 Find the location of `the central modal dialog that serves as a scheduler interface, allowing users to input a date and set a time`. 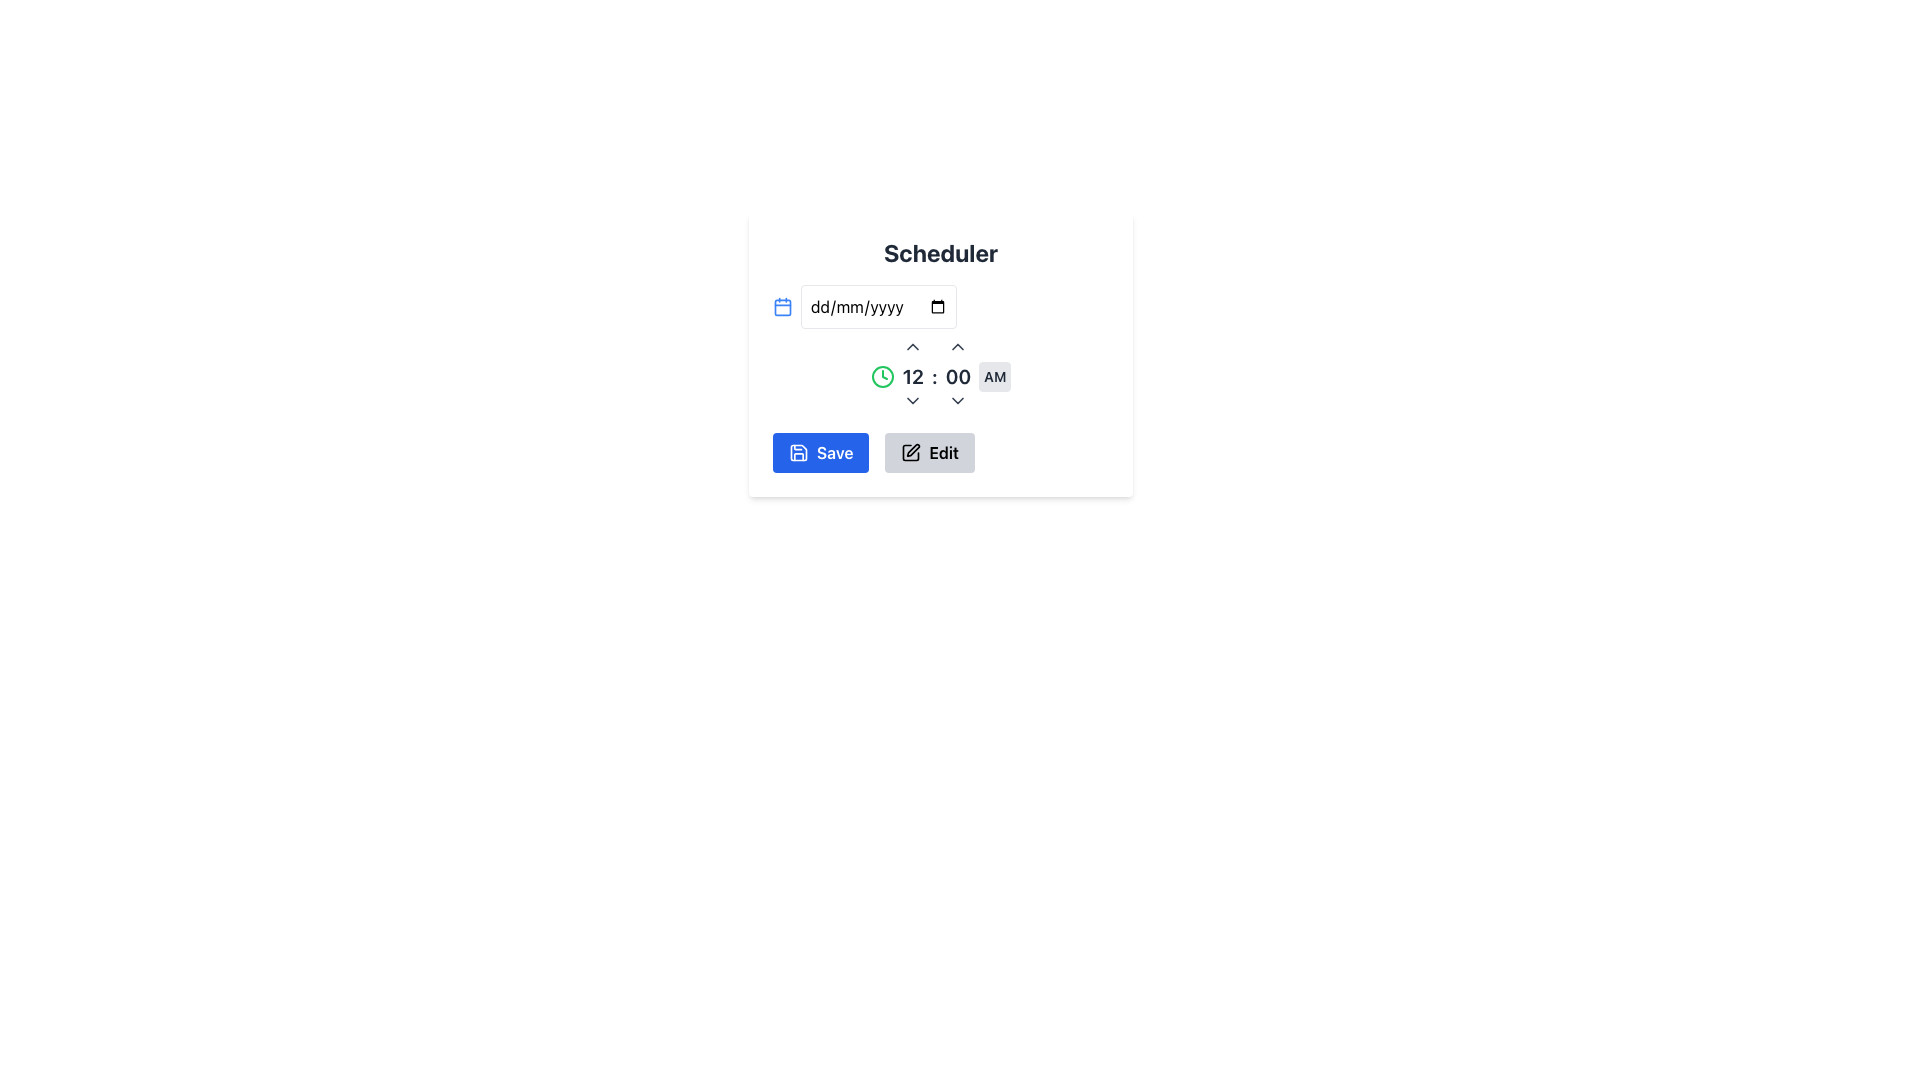

the central modal dialog that serves as a scheduler interface, allowing users to input a date and set a time is located at coordinates (939, 353).